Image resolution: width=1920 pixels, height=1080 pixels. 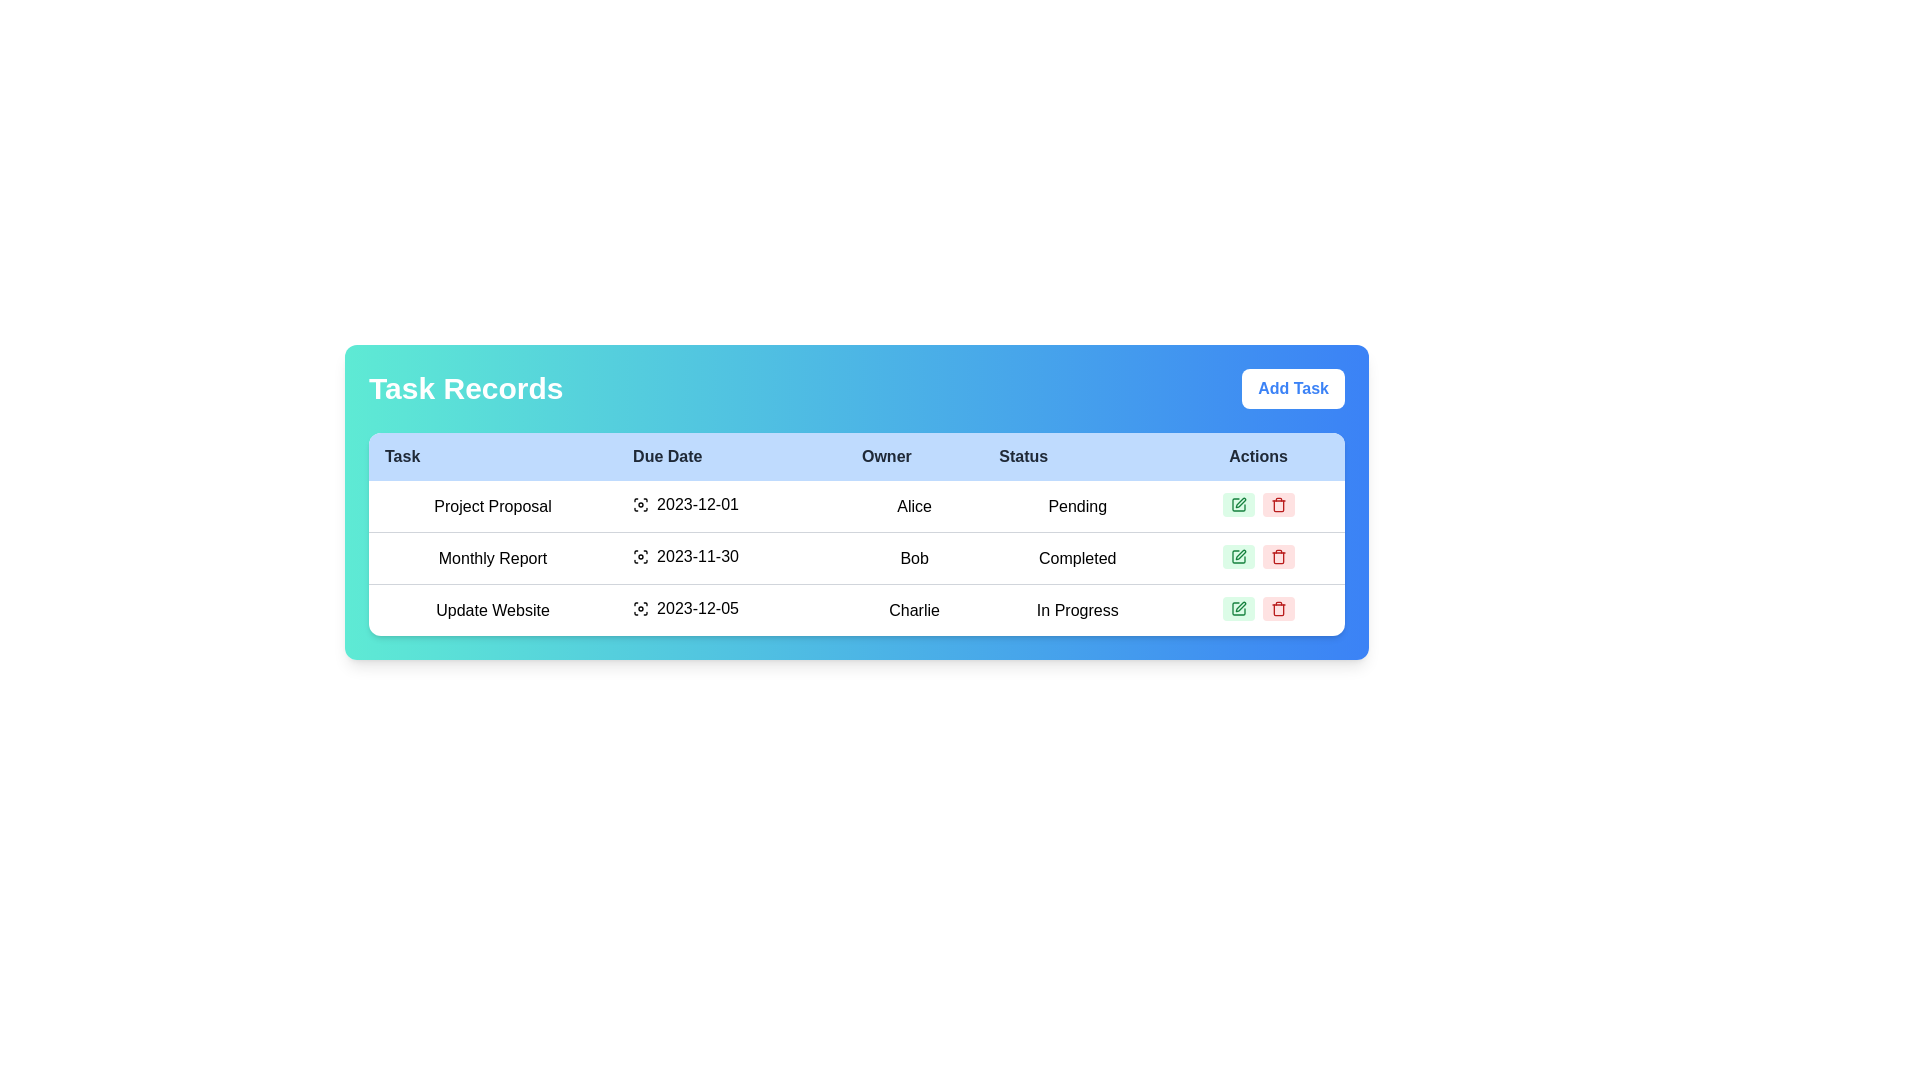 I want to click on the green button with rounded corners and a pen icon in the 'Actions' column of the table row associated with 'Bob' and the task 'Monthly Report', so click(x=1237, y=556).